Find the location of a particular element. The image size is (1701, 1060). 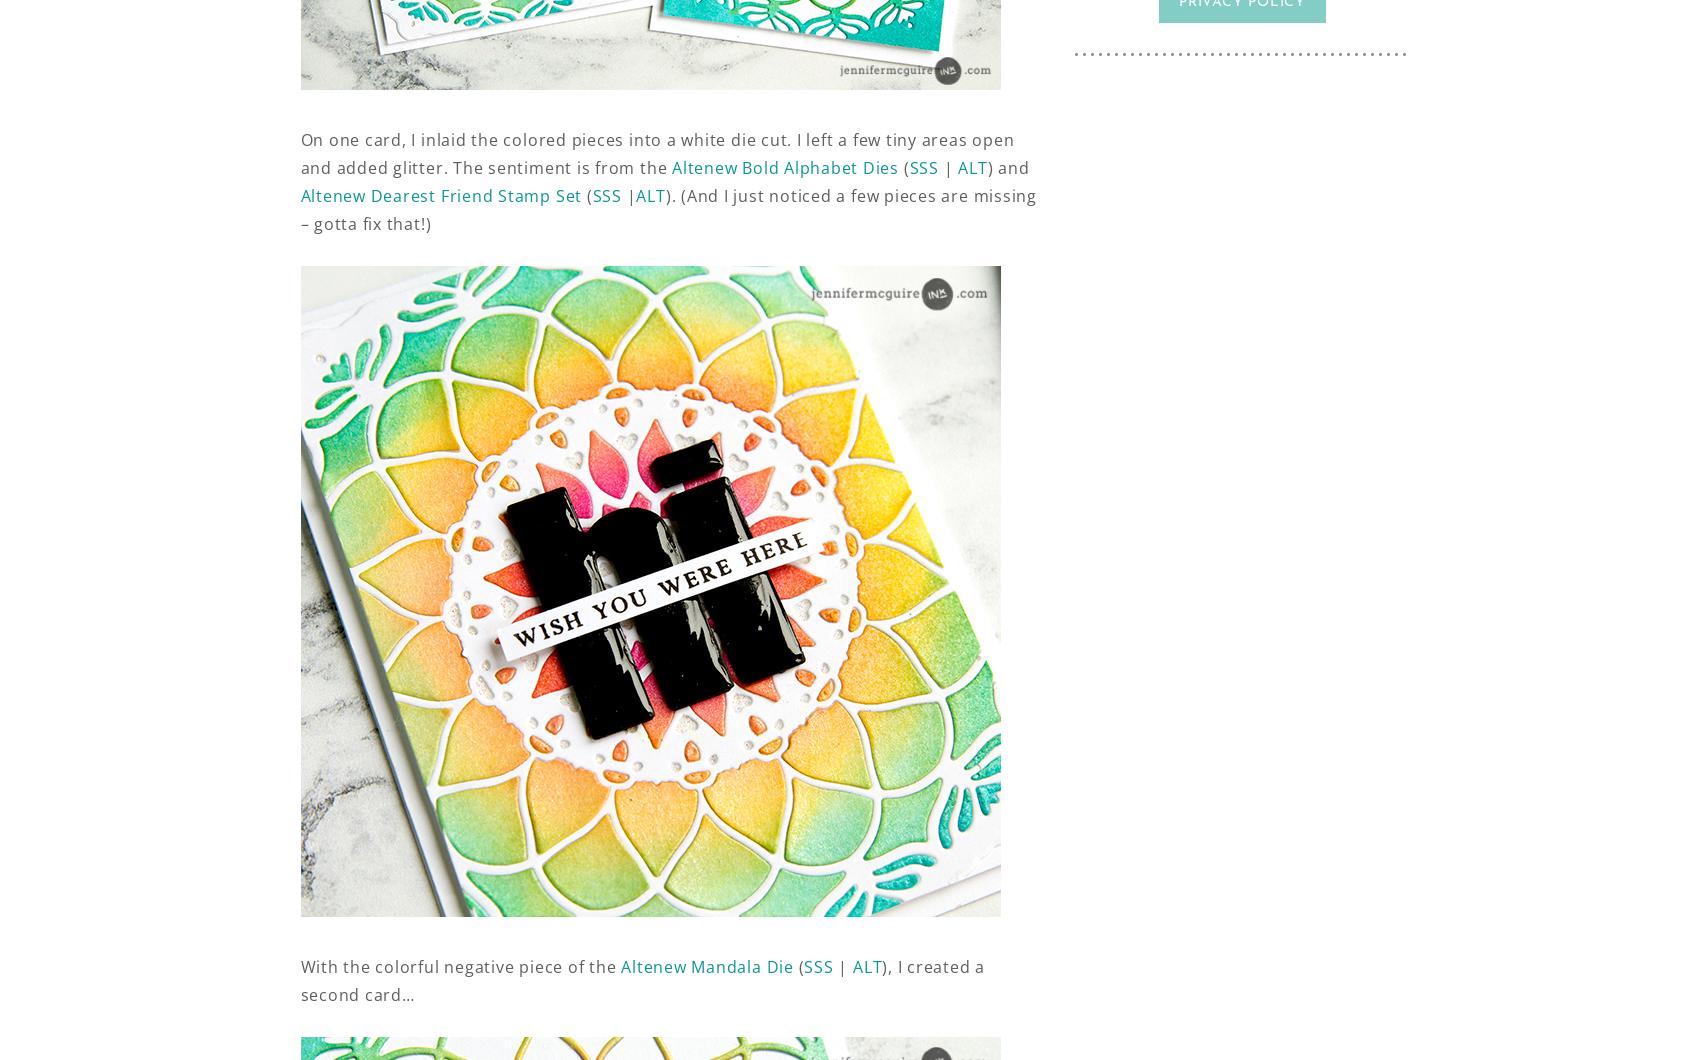

'). (And I just noticed a few pieces are missing – gotta fix that!)' is located at coordinates (666, 208).